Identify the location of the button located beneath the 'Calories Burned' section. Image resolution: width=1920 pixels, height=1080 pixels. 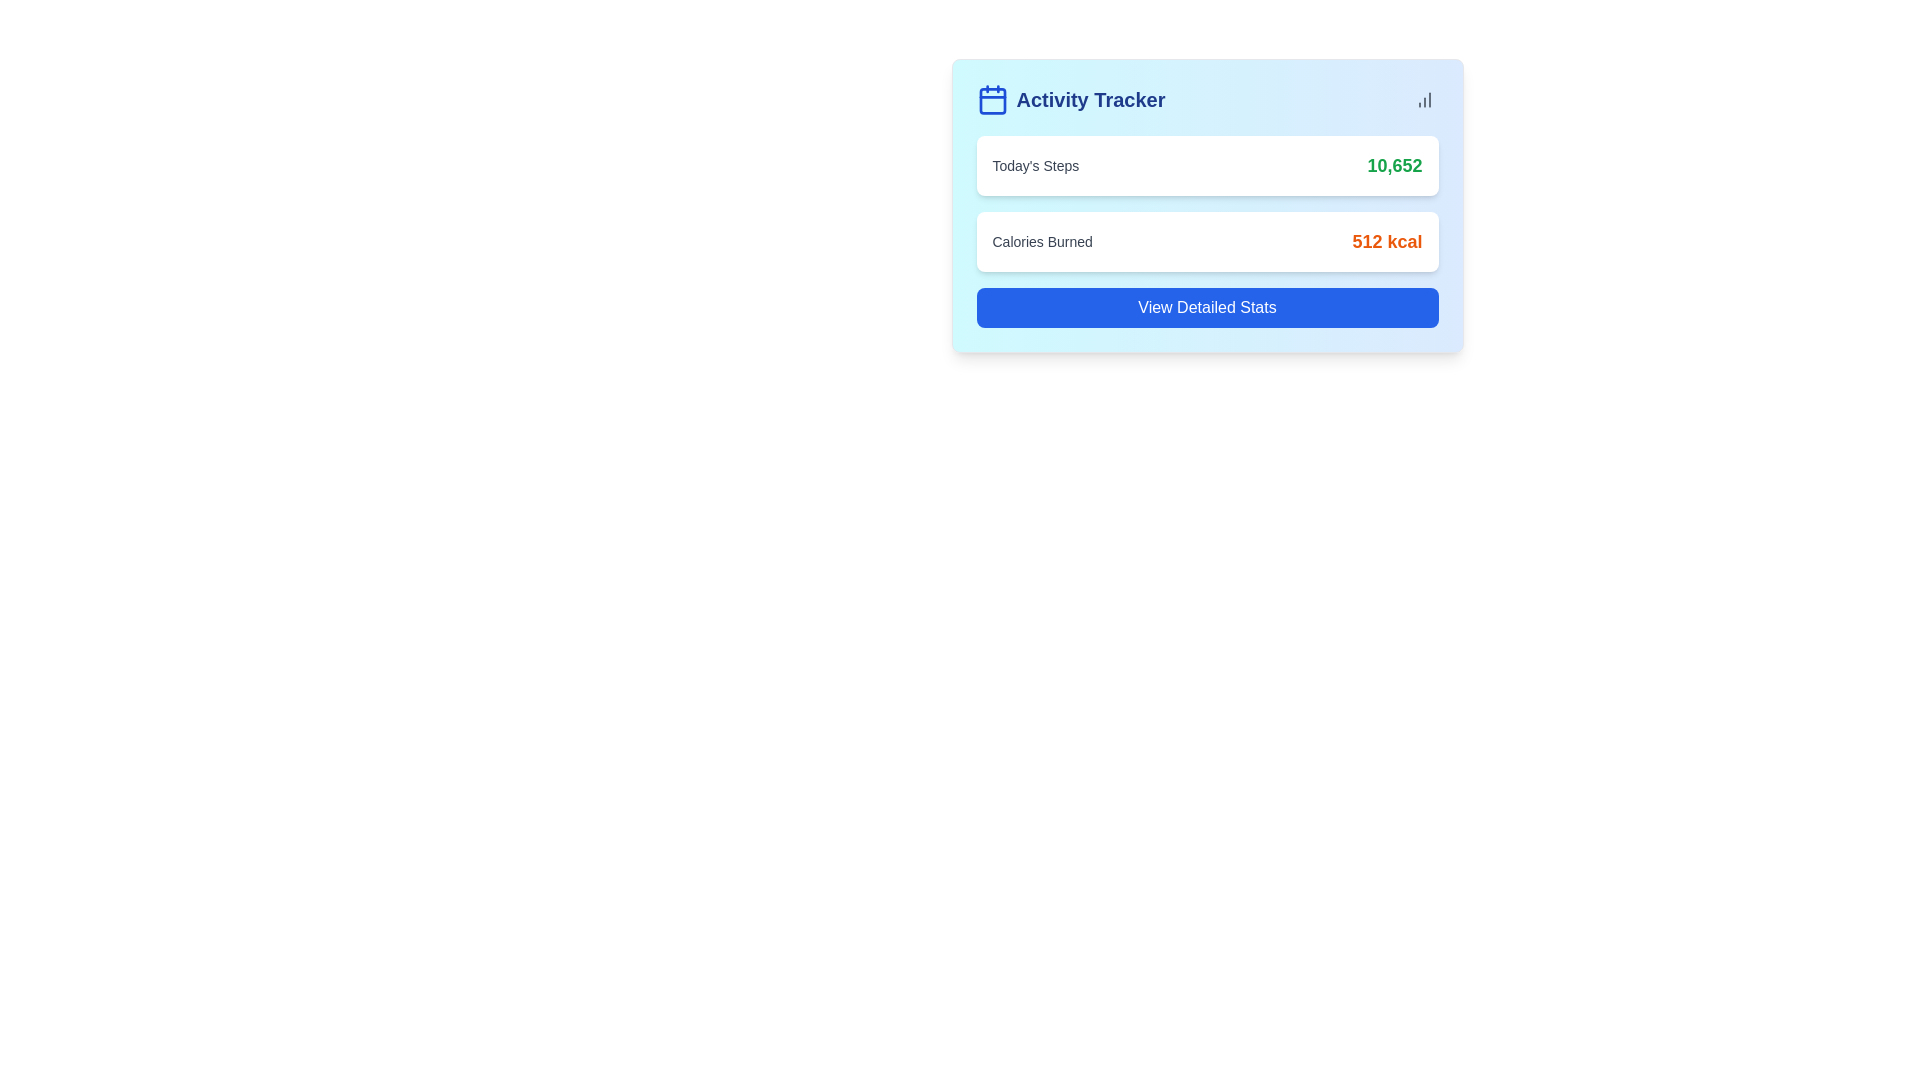
(1206, 308).